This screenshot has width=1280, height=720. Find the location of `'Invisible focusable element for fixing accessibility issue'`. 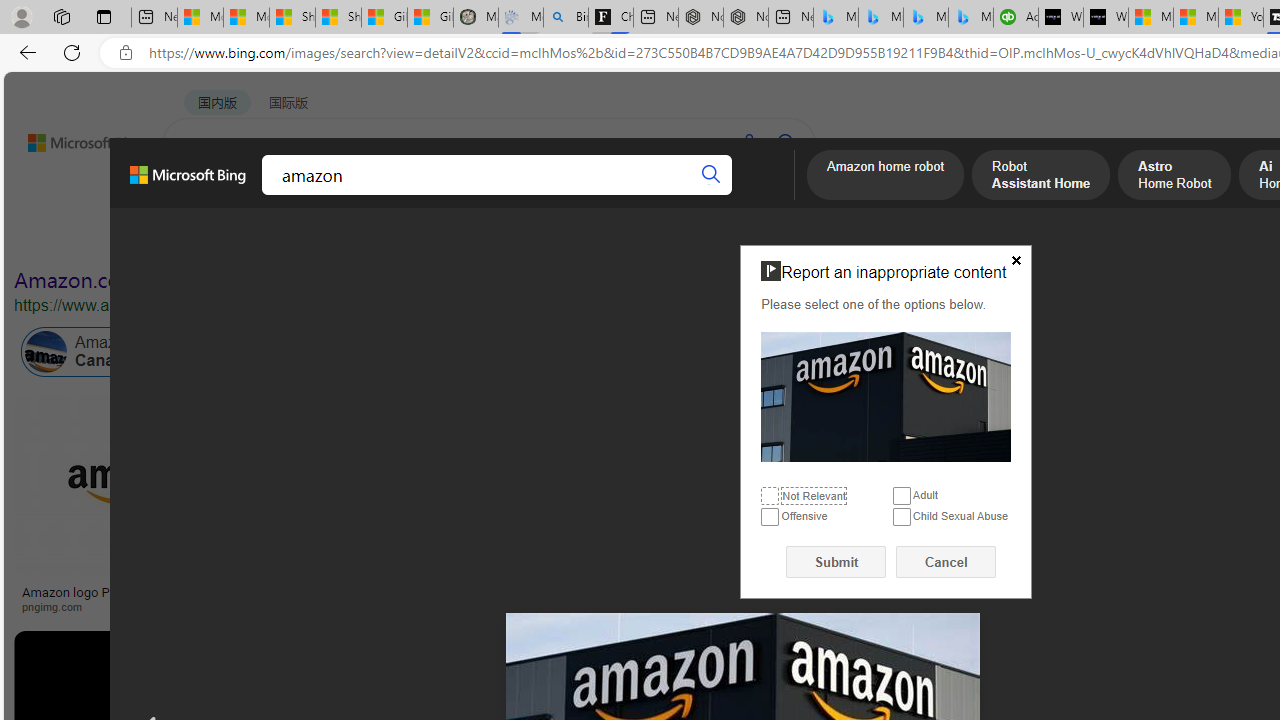

'Invisible focusable element for fixing accessibility issue' is located at coordinates (748, 248).